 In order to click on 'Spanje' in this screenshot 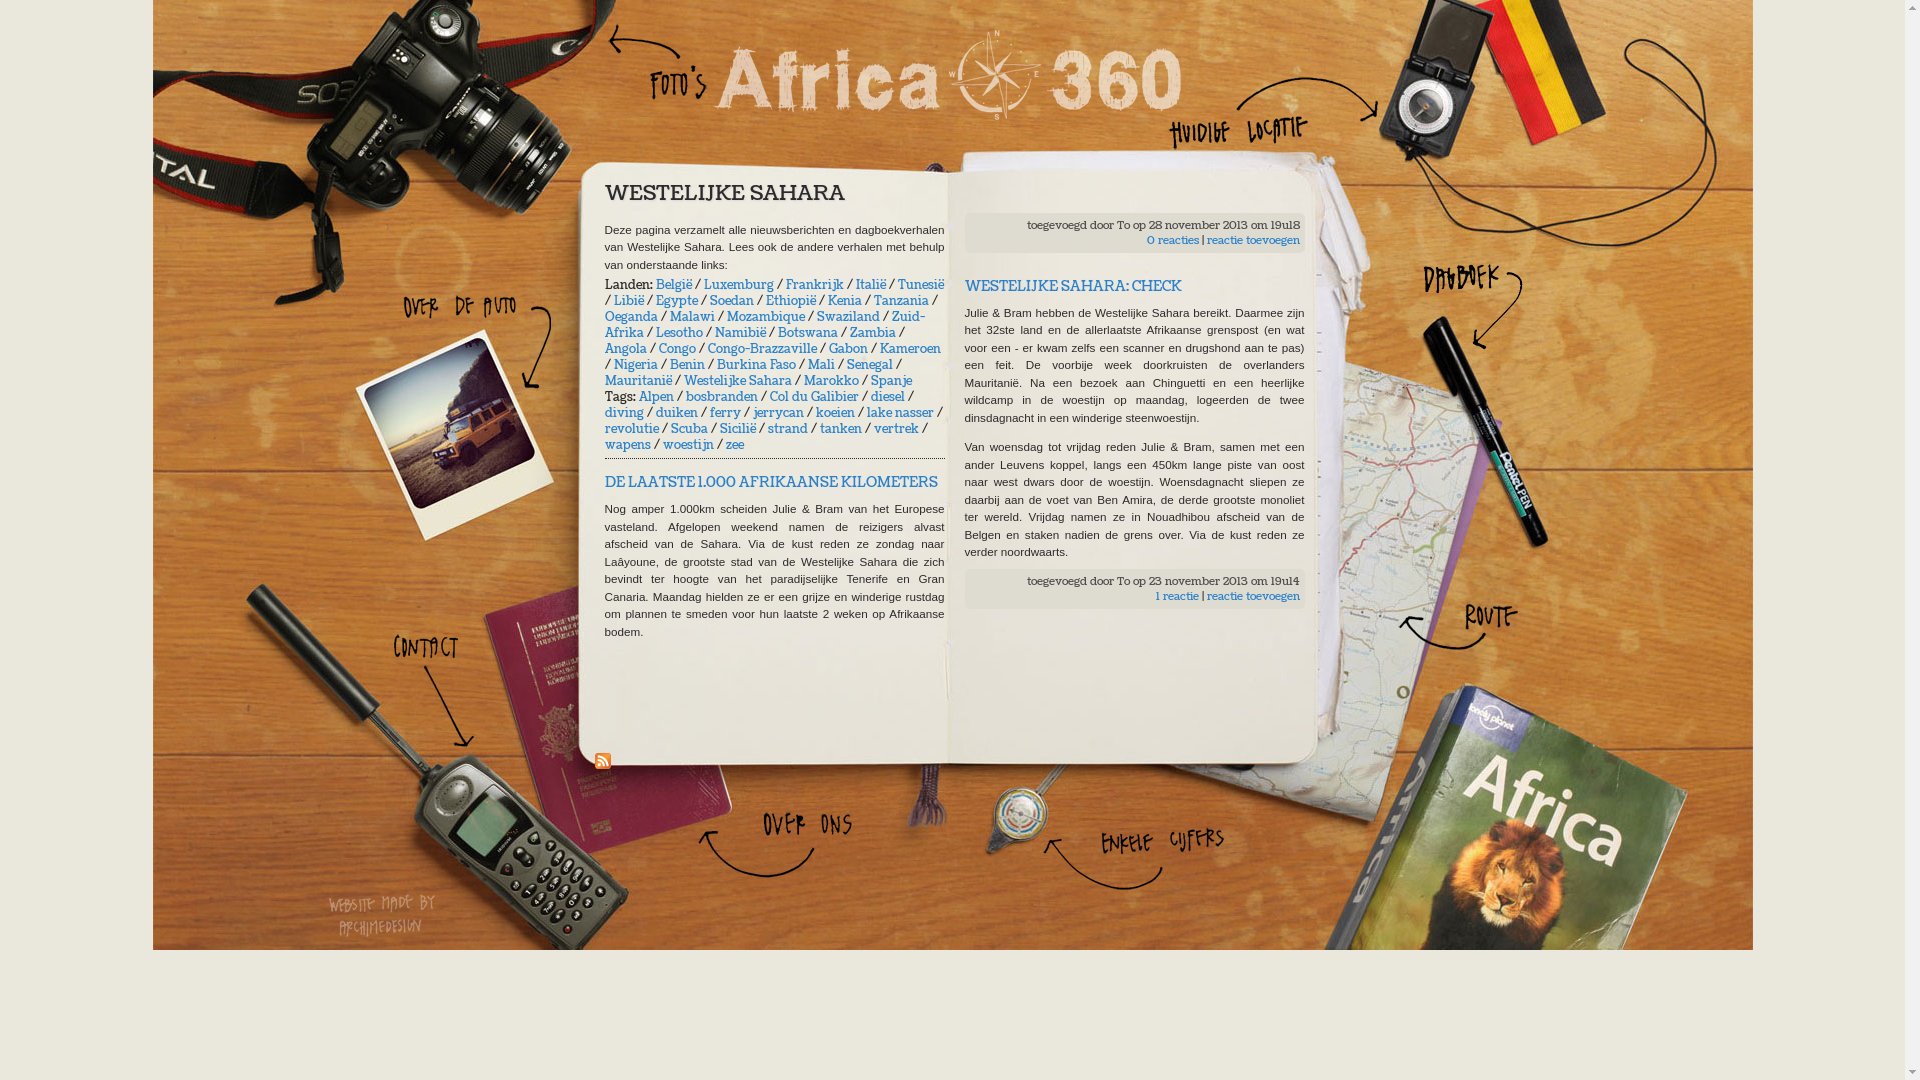, I will do `click(889, 381)`.